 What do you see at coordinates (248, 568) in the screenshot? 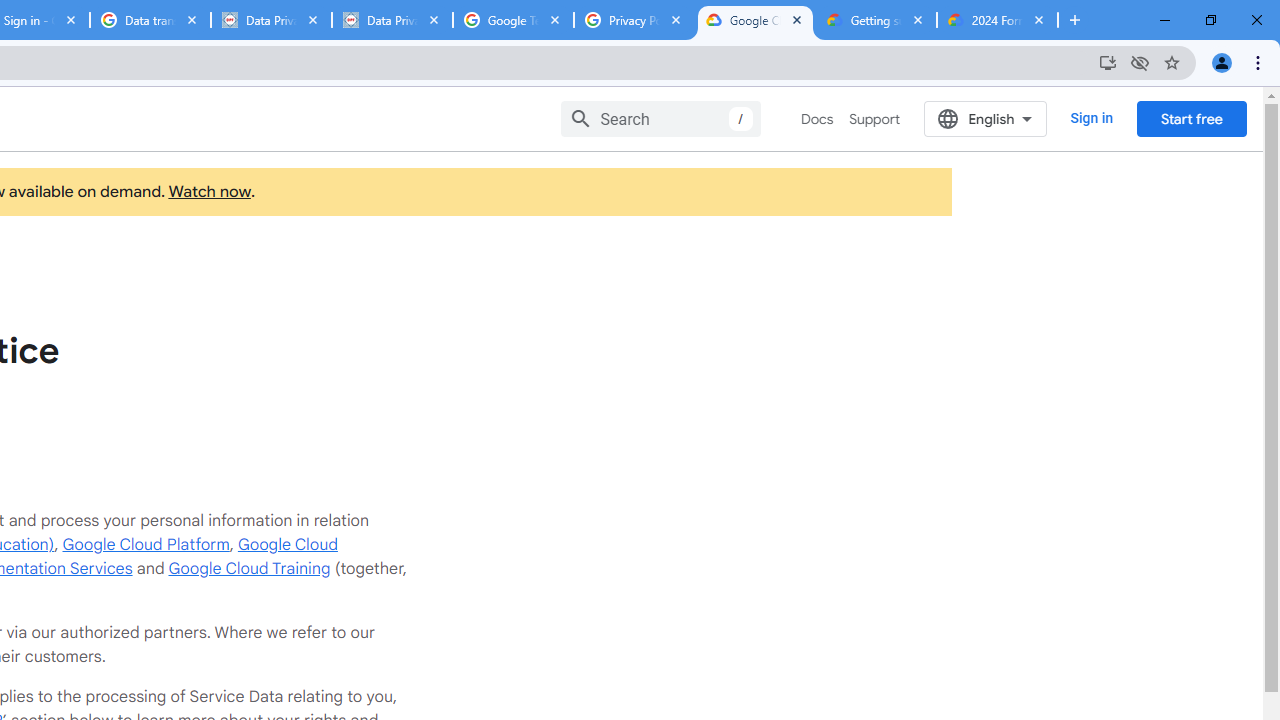
I see `'Google Cloud Training'` at bounding box center [248, 568].